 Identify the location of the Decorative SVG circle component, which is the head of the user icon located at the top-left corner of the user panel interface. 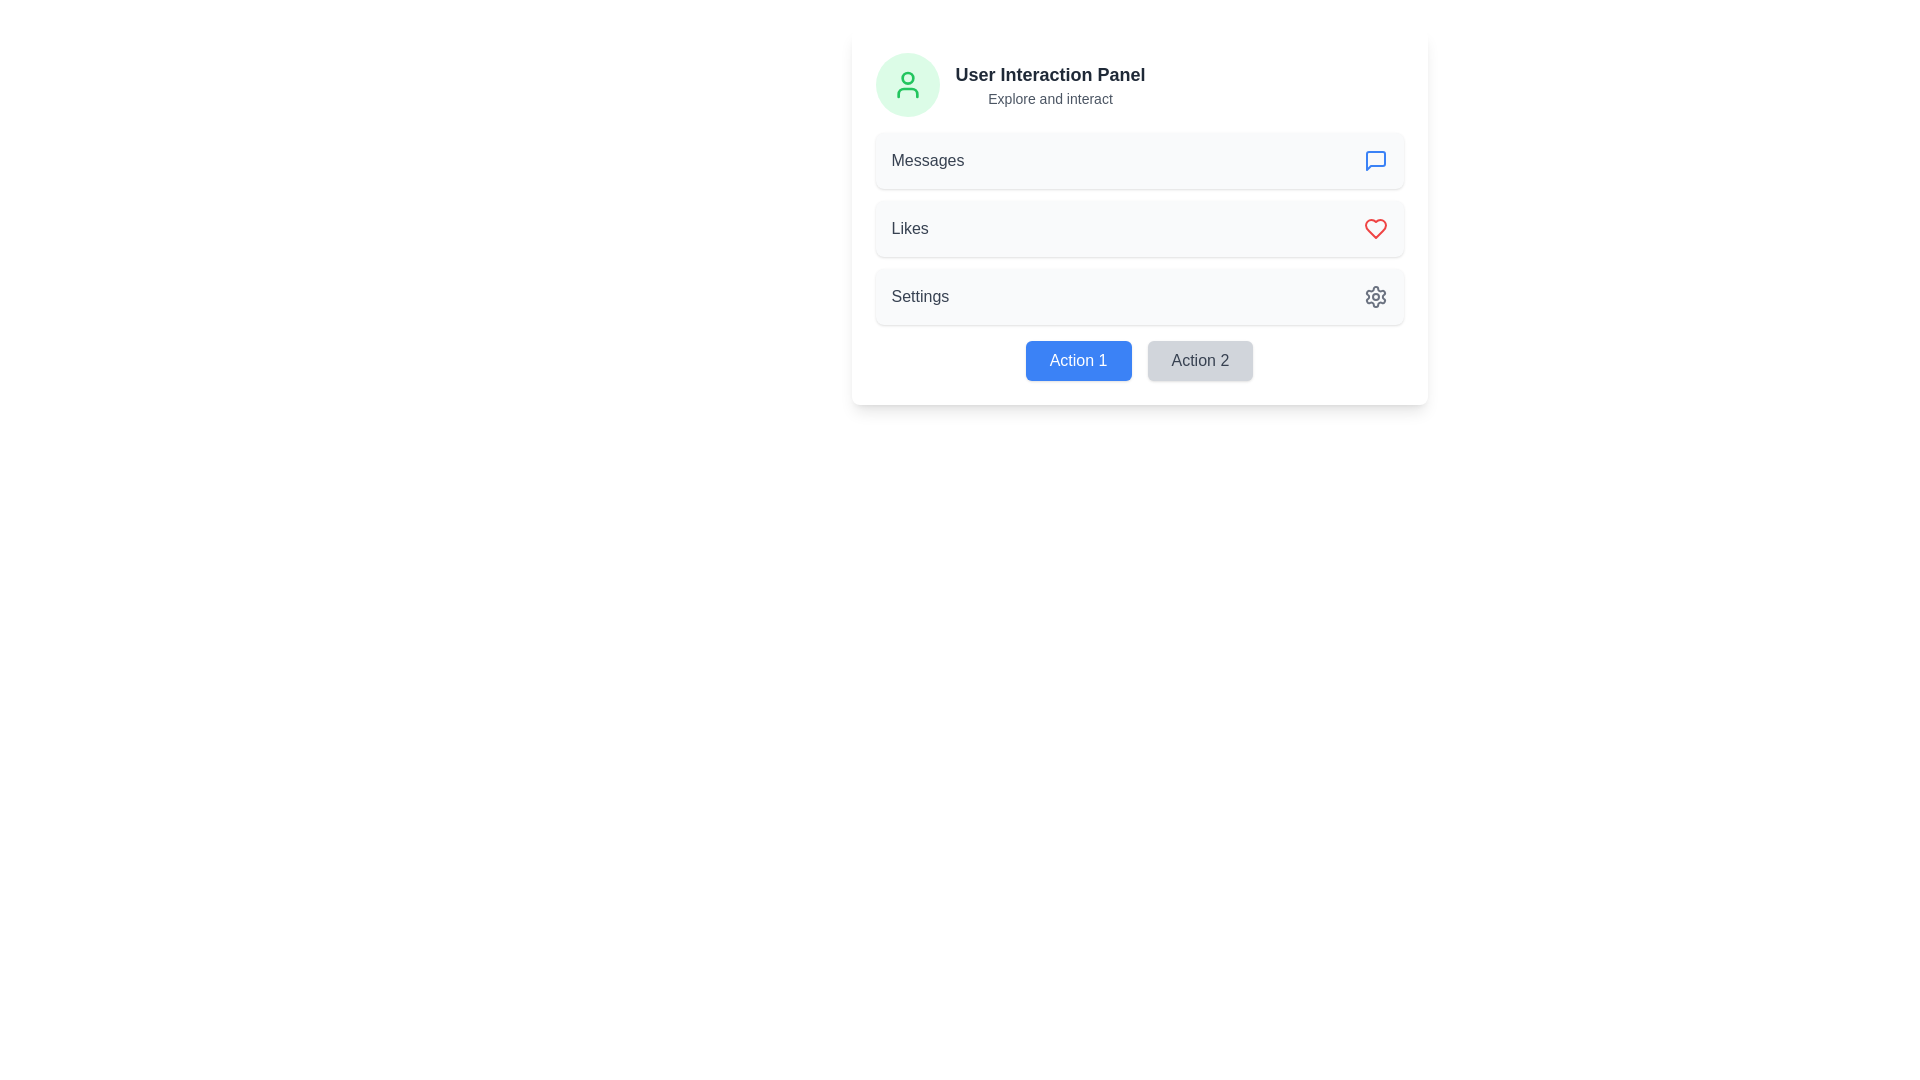
(906, 77).